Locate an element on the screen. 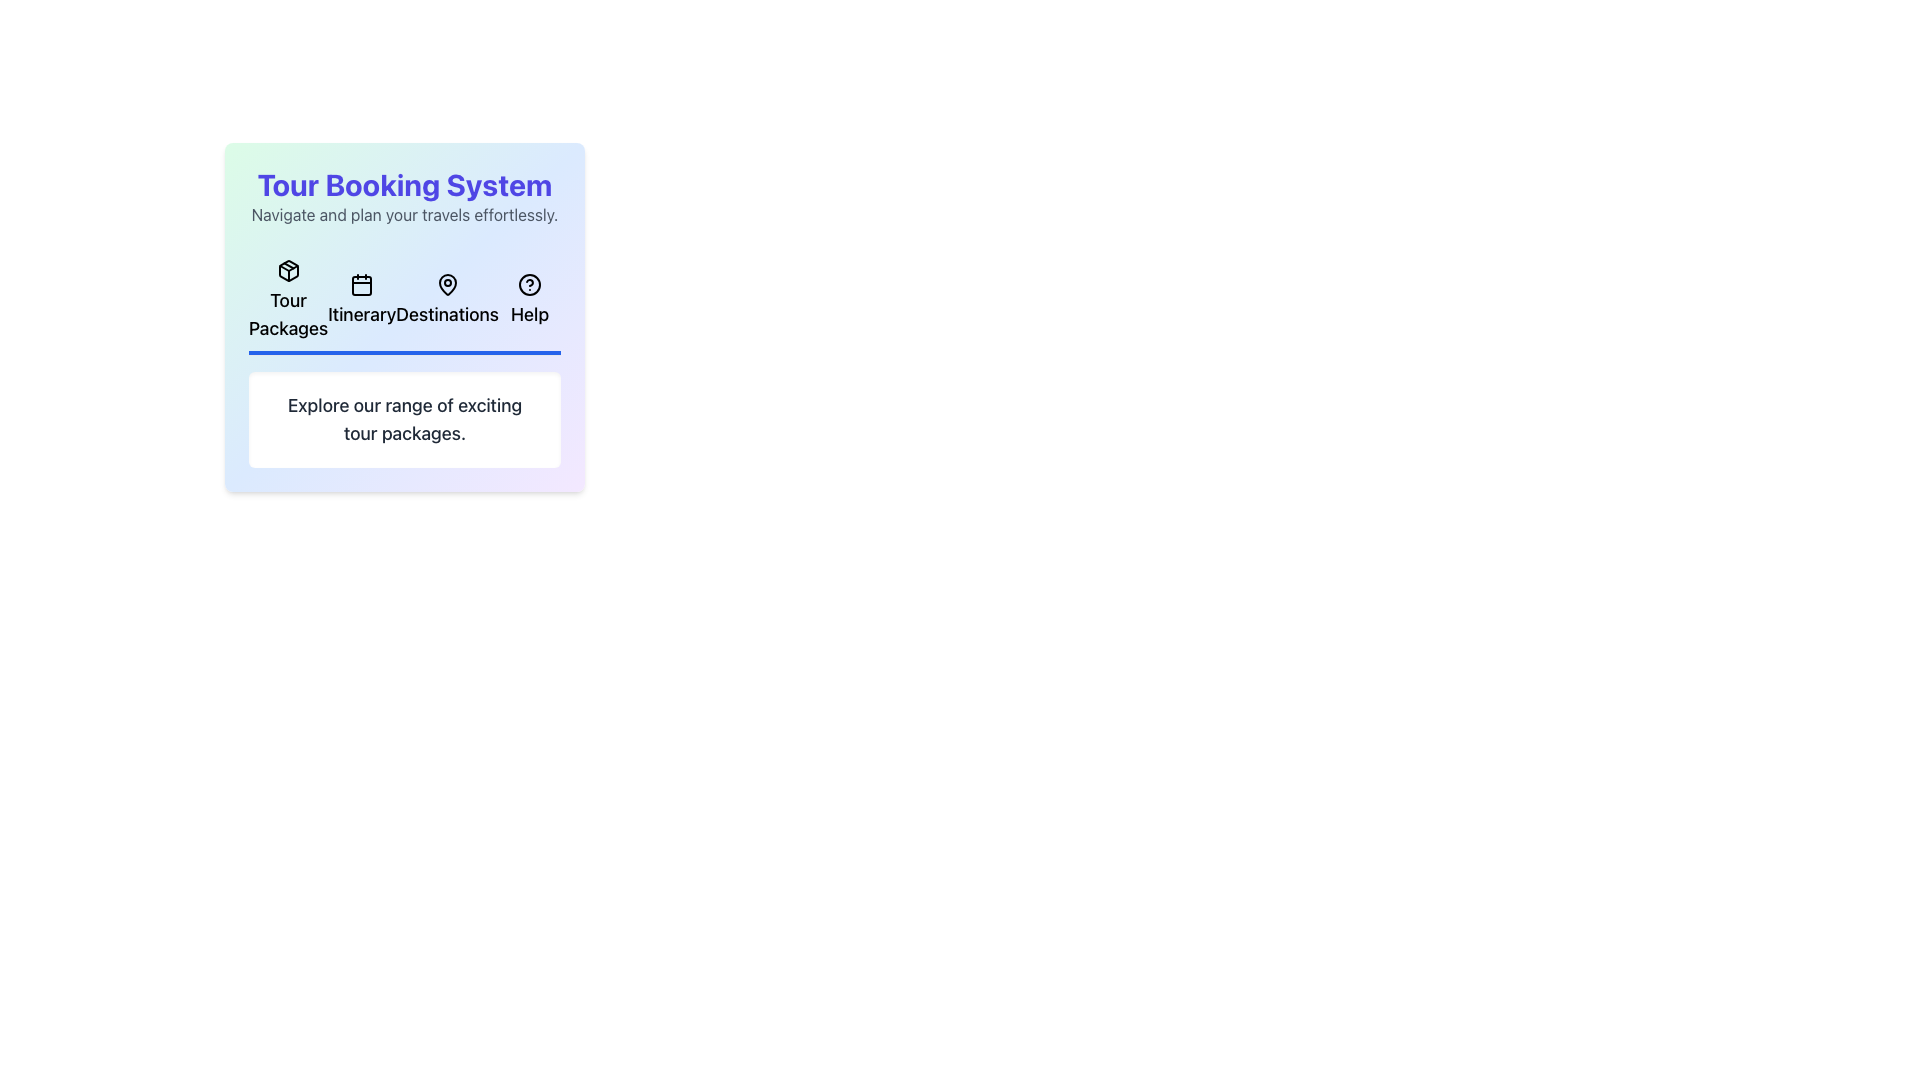 Image resolution: width=1920 pixels, height=1080 pixels. the informational text label located at the far right of the navigation options is located at coordinates (529, 313).